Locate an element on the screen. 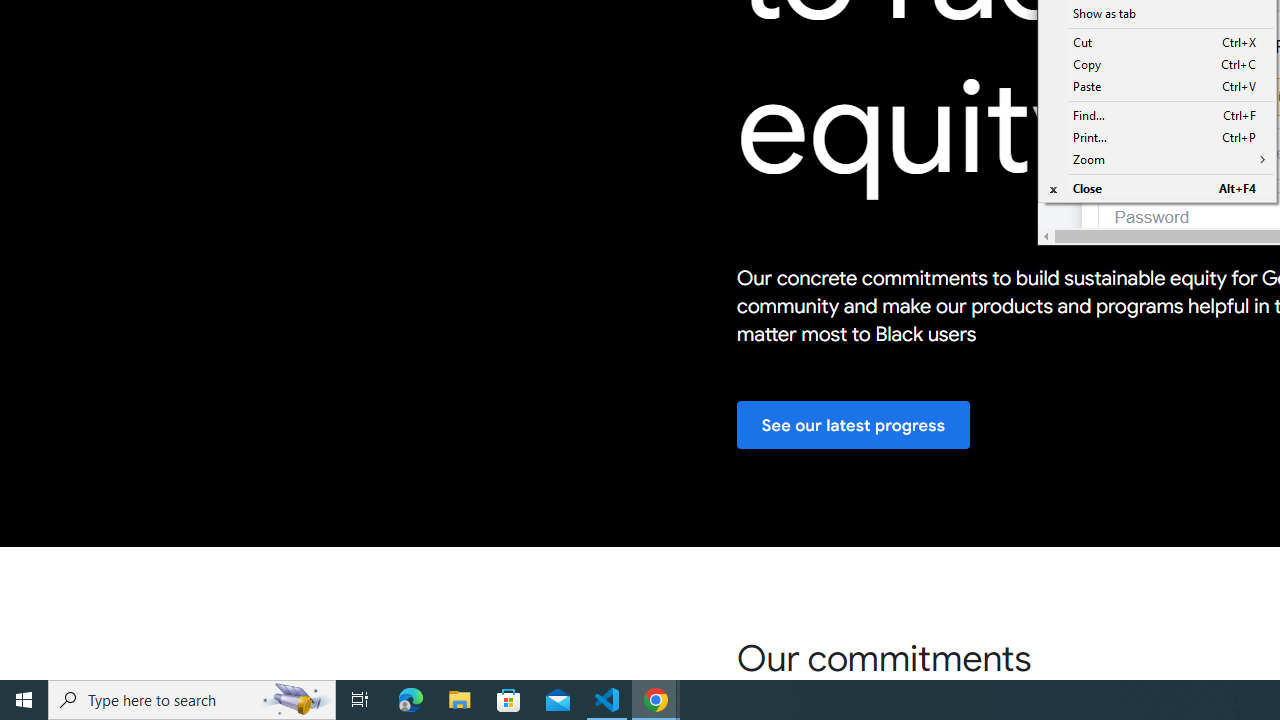 This screenshot has width=1280, height=720. 'File Explorer' is located at coordinates (459, 698).